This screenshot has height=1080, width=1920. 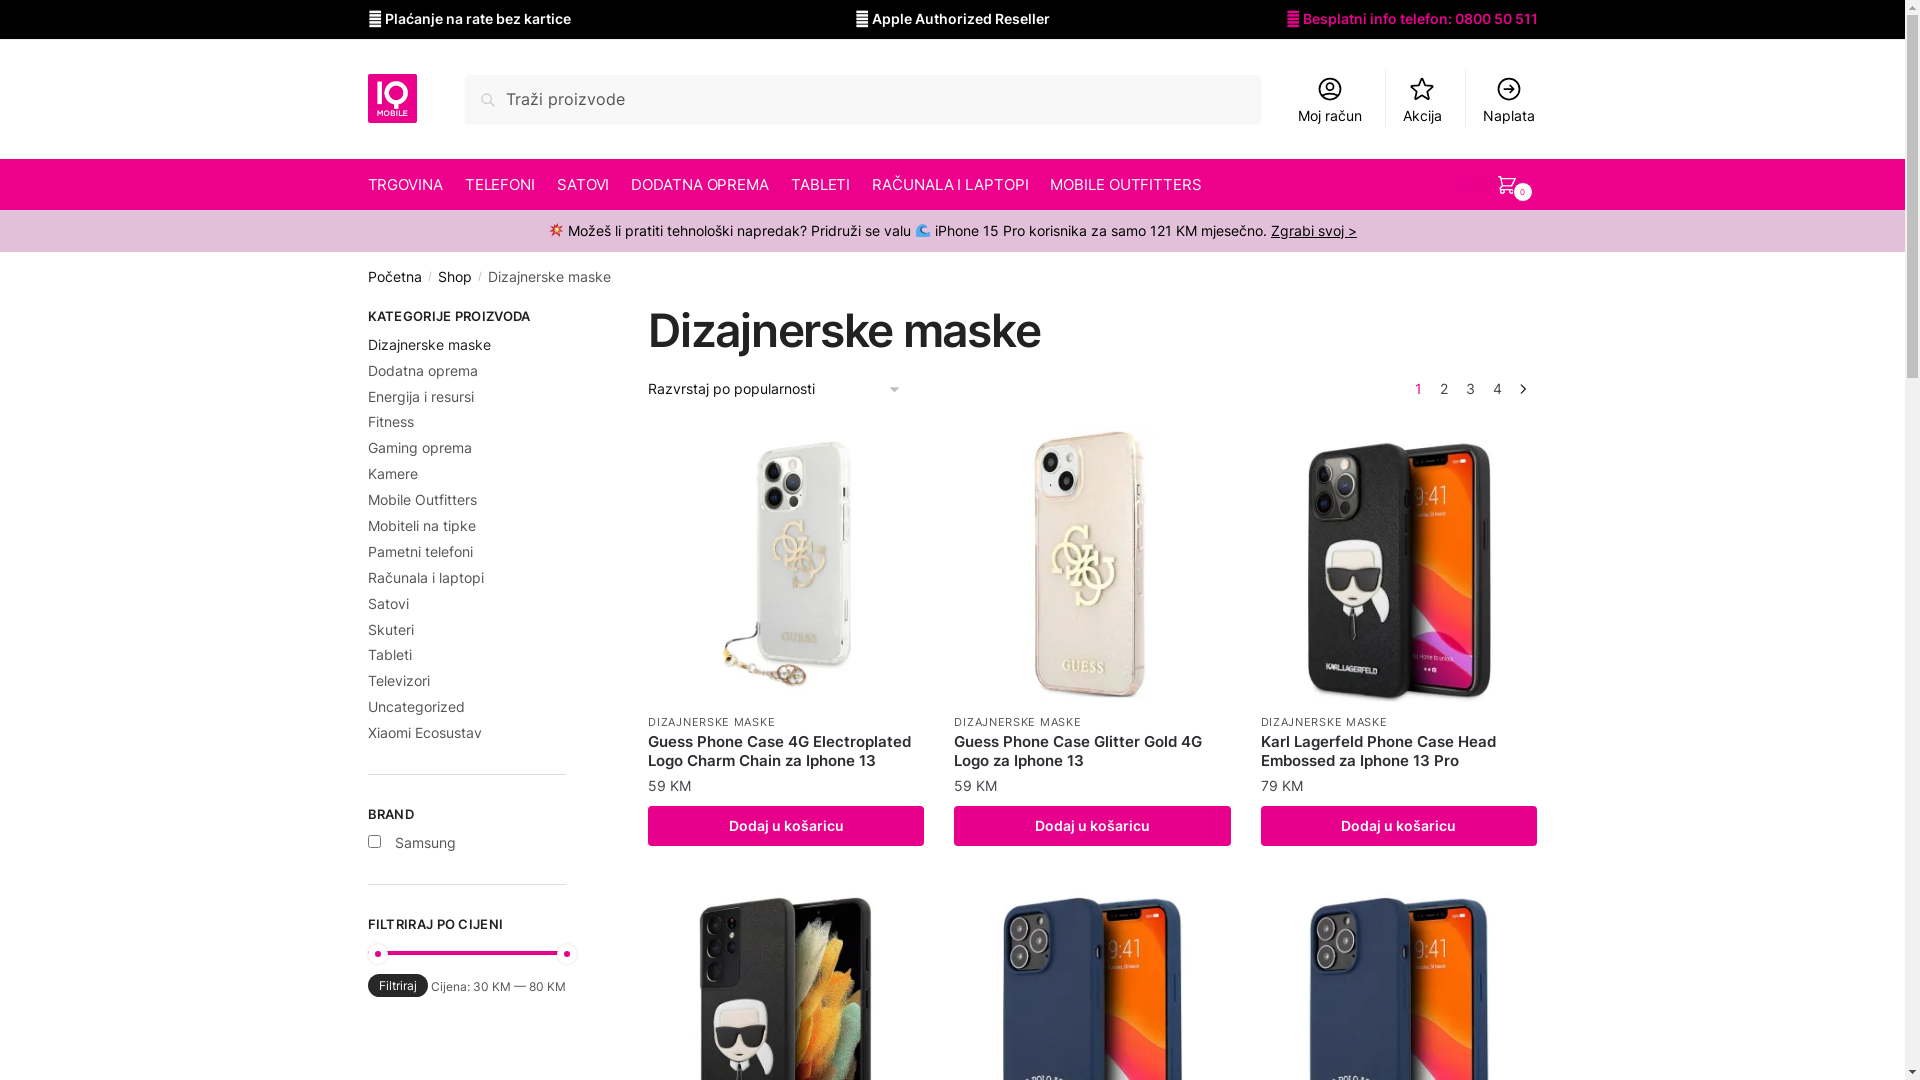 I want to click on 'Energija i resursi', so click(x=420, y=396).